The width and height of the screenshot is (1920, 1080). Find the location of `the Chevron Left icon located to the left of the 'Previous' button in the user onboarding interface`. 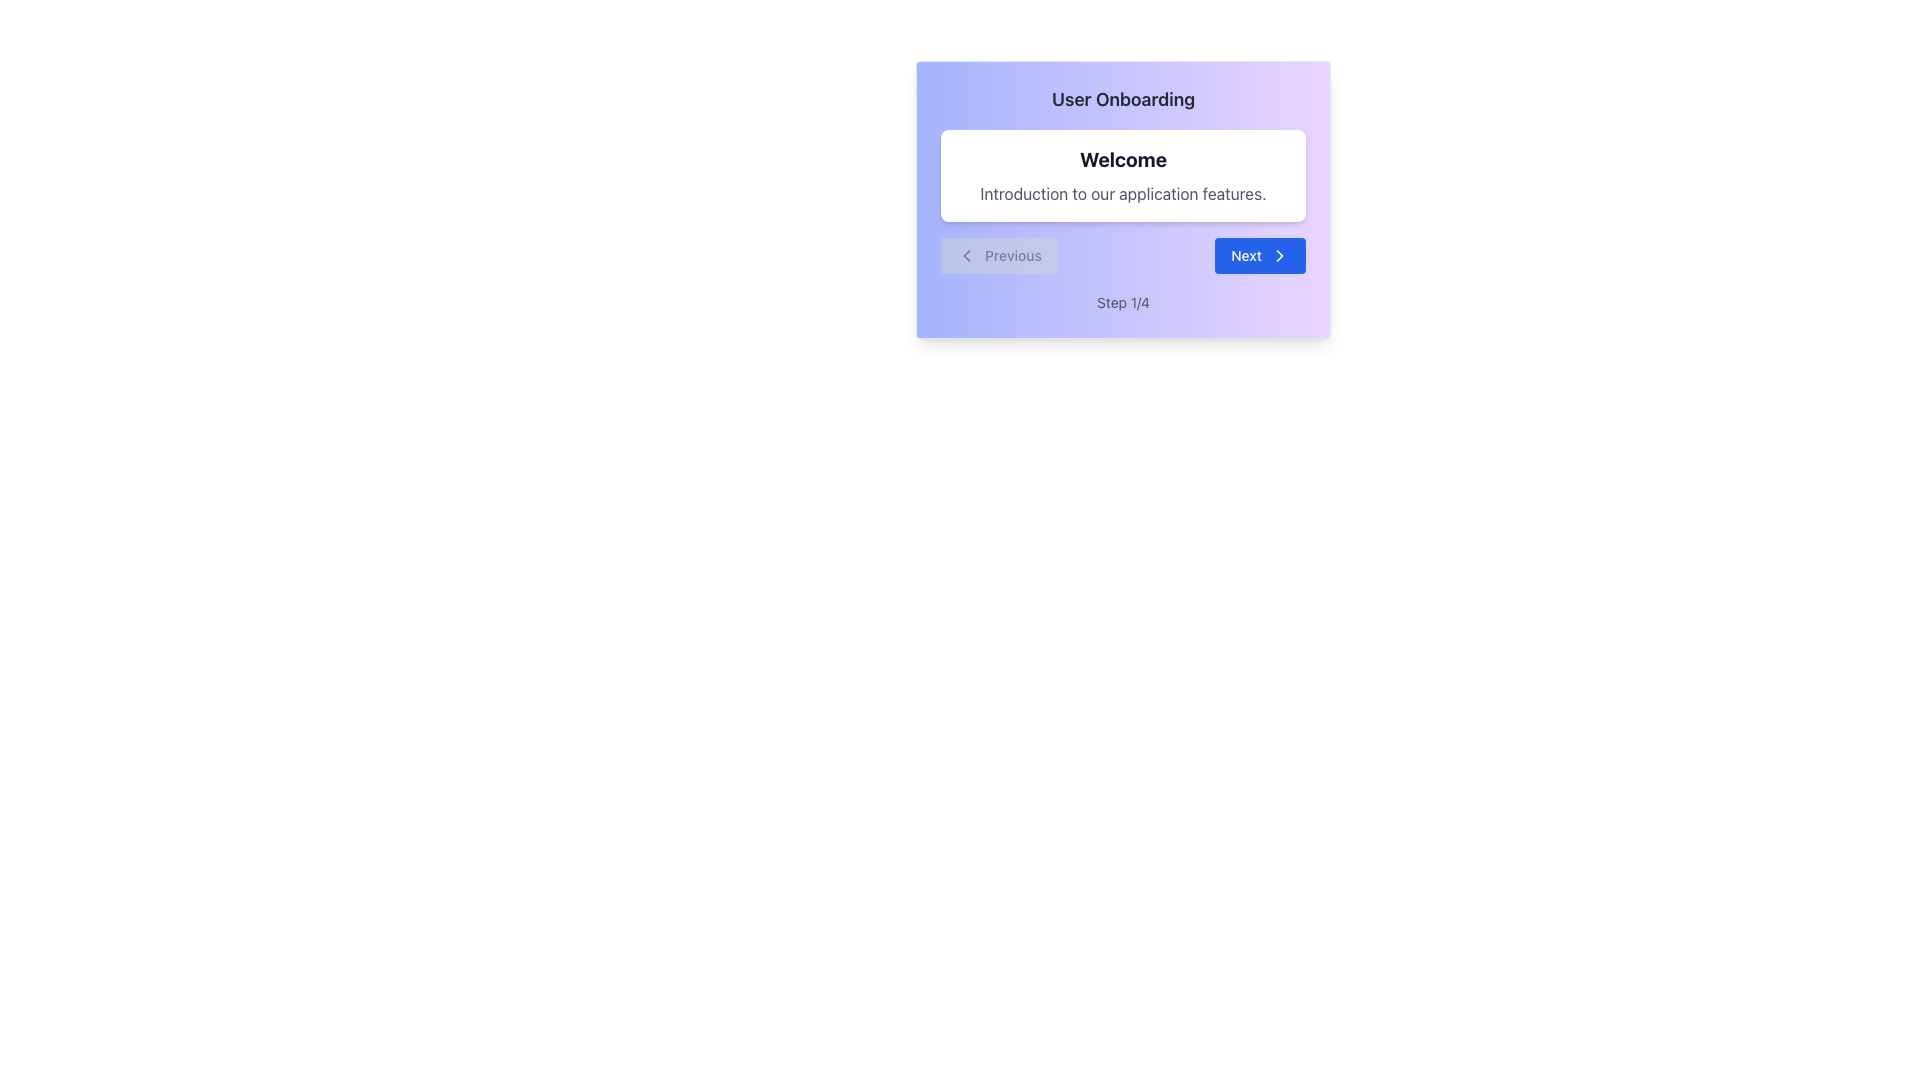

the Chevron Left icon located to the left of the 'Previous' button in the user onboarding interface is located at coordinates (966, 254).